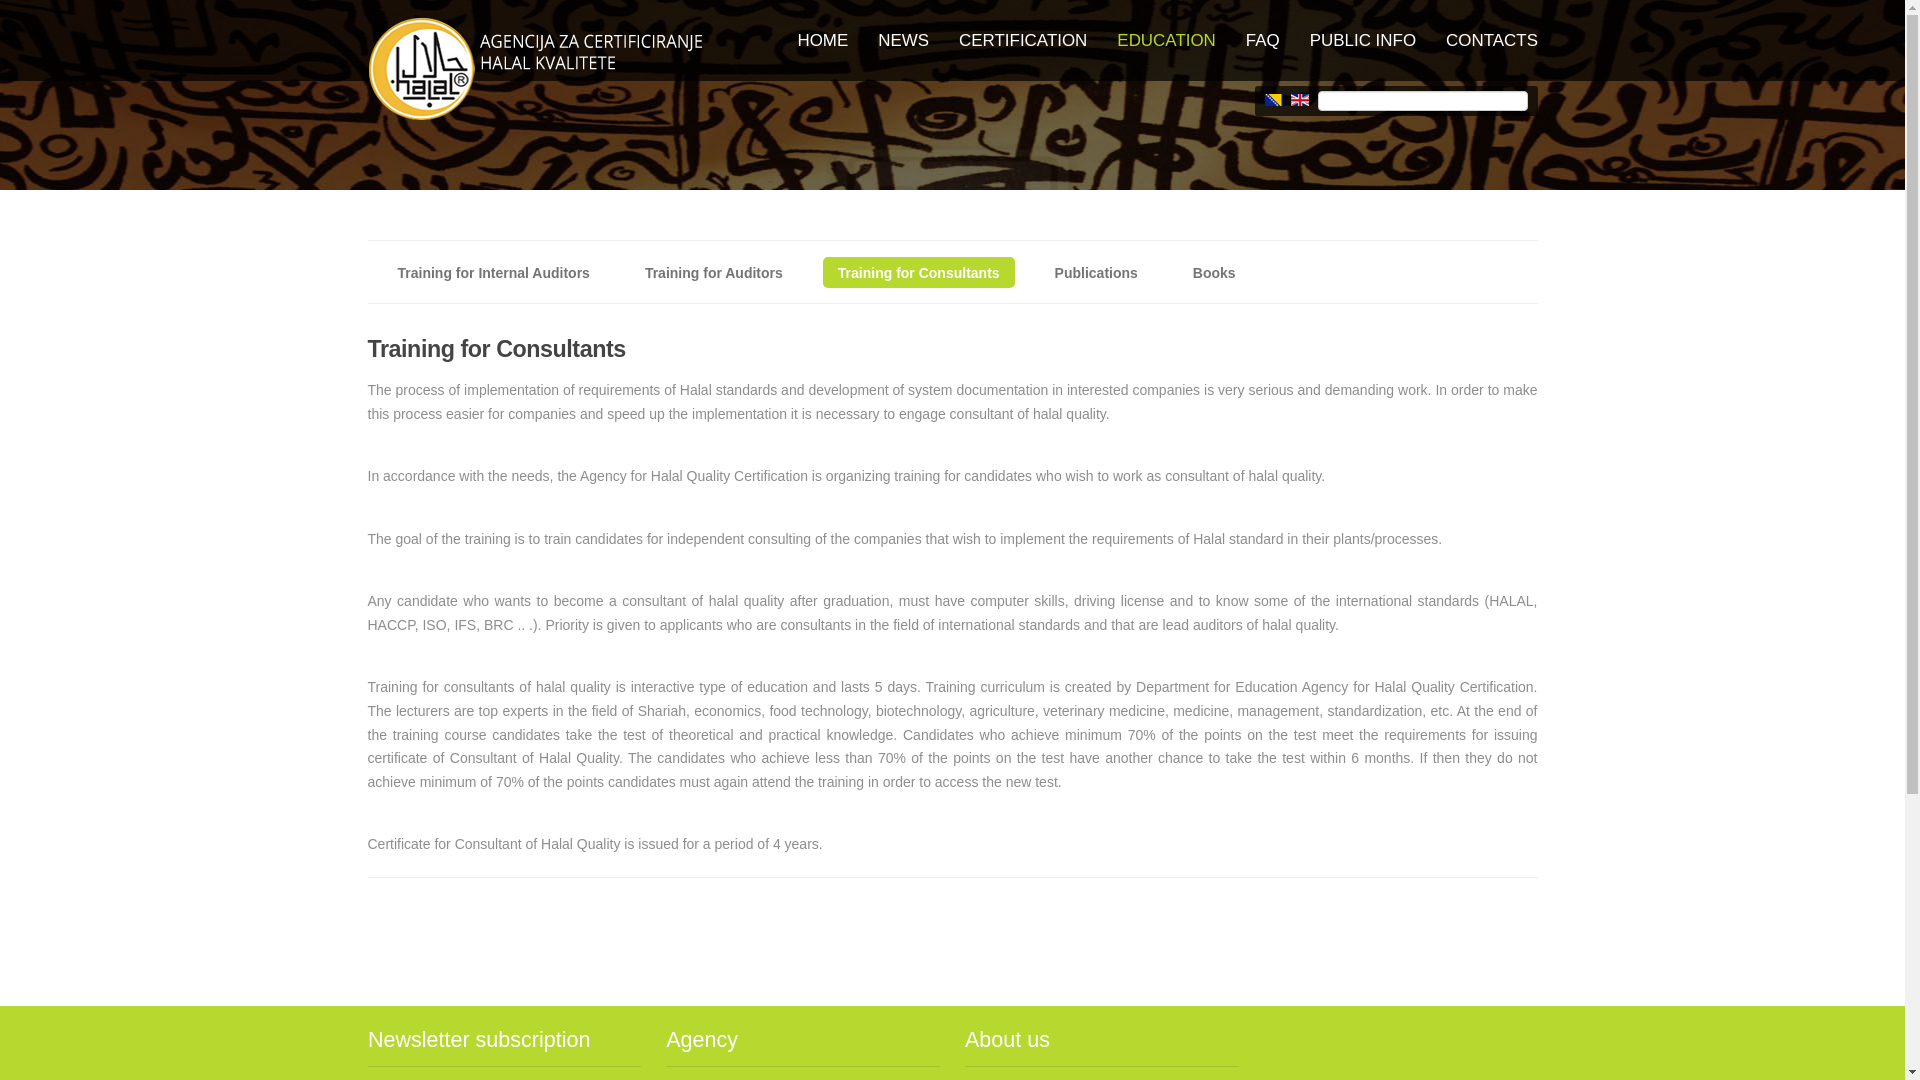 The height and width of the screenshot is (1080, 1920). Describe the element at coordinates (1166, 46) in the screenshot. I see `'EDUCATION'` at that location.